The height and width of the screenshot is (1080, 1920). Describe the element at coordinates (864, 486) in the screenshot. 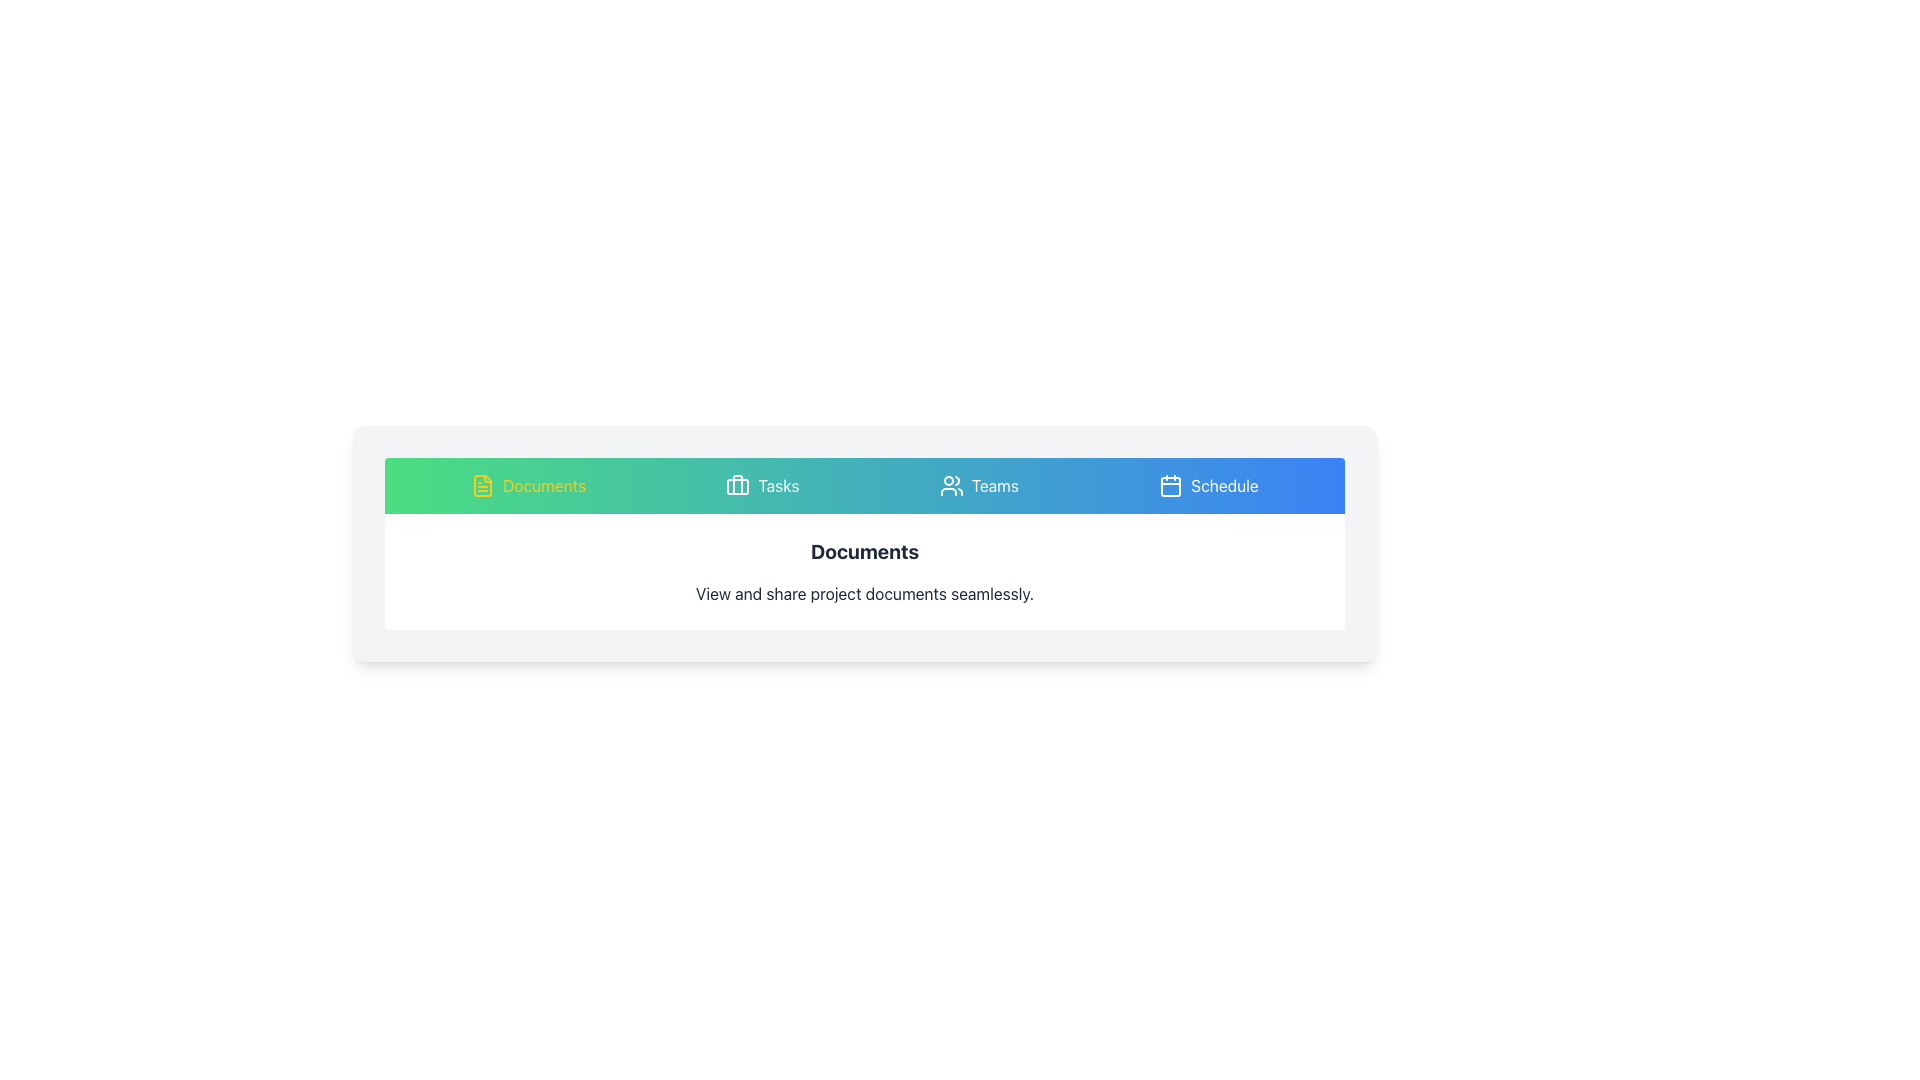

I see `a tab in the Navigation Bar` at that location.